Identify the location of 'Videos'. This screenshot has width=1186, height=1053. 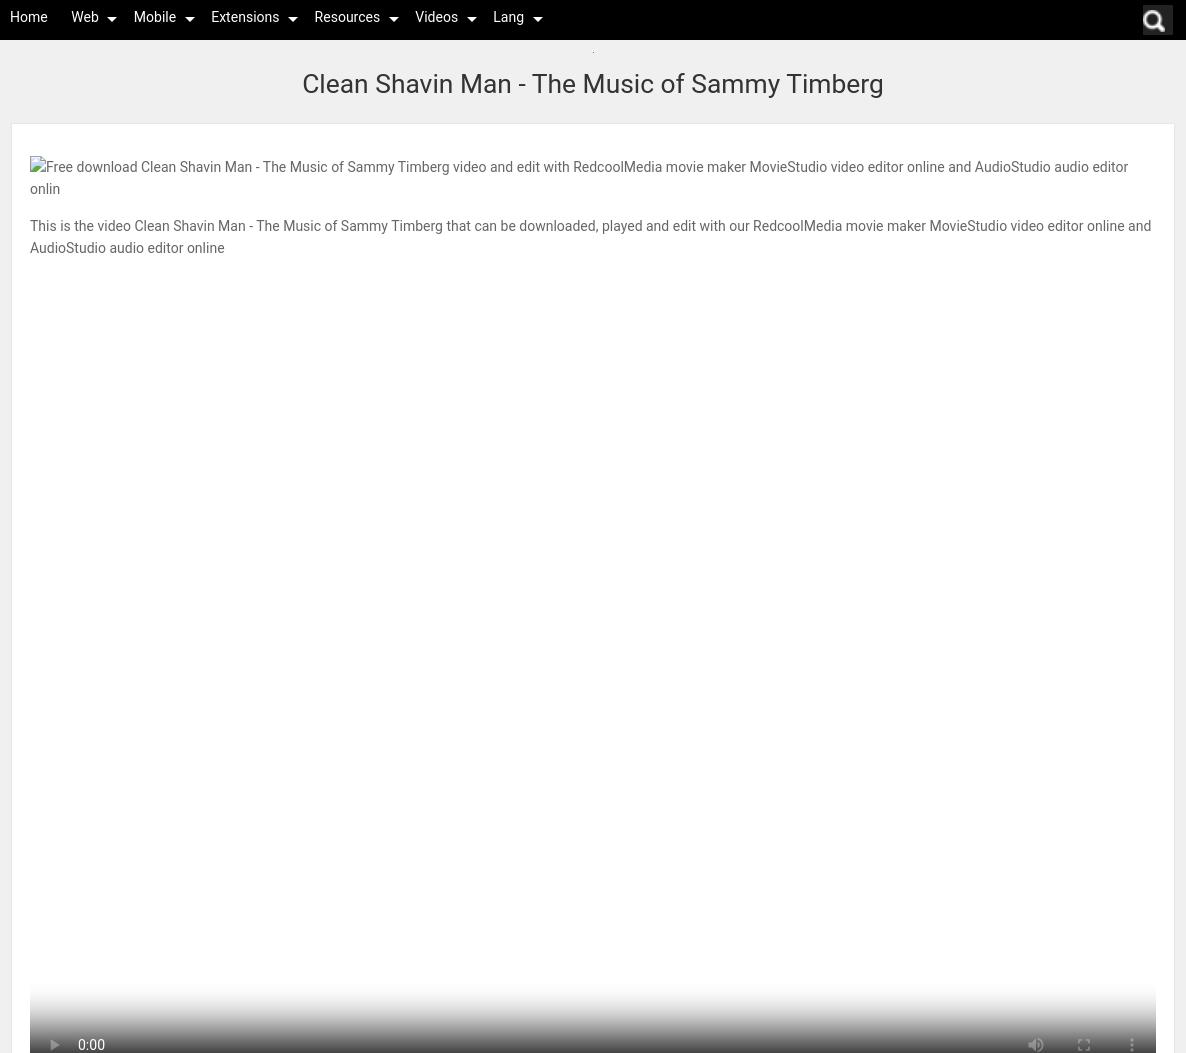
(436, 16).